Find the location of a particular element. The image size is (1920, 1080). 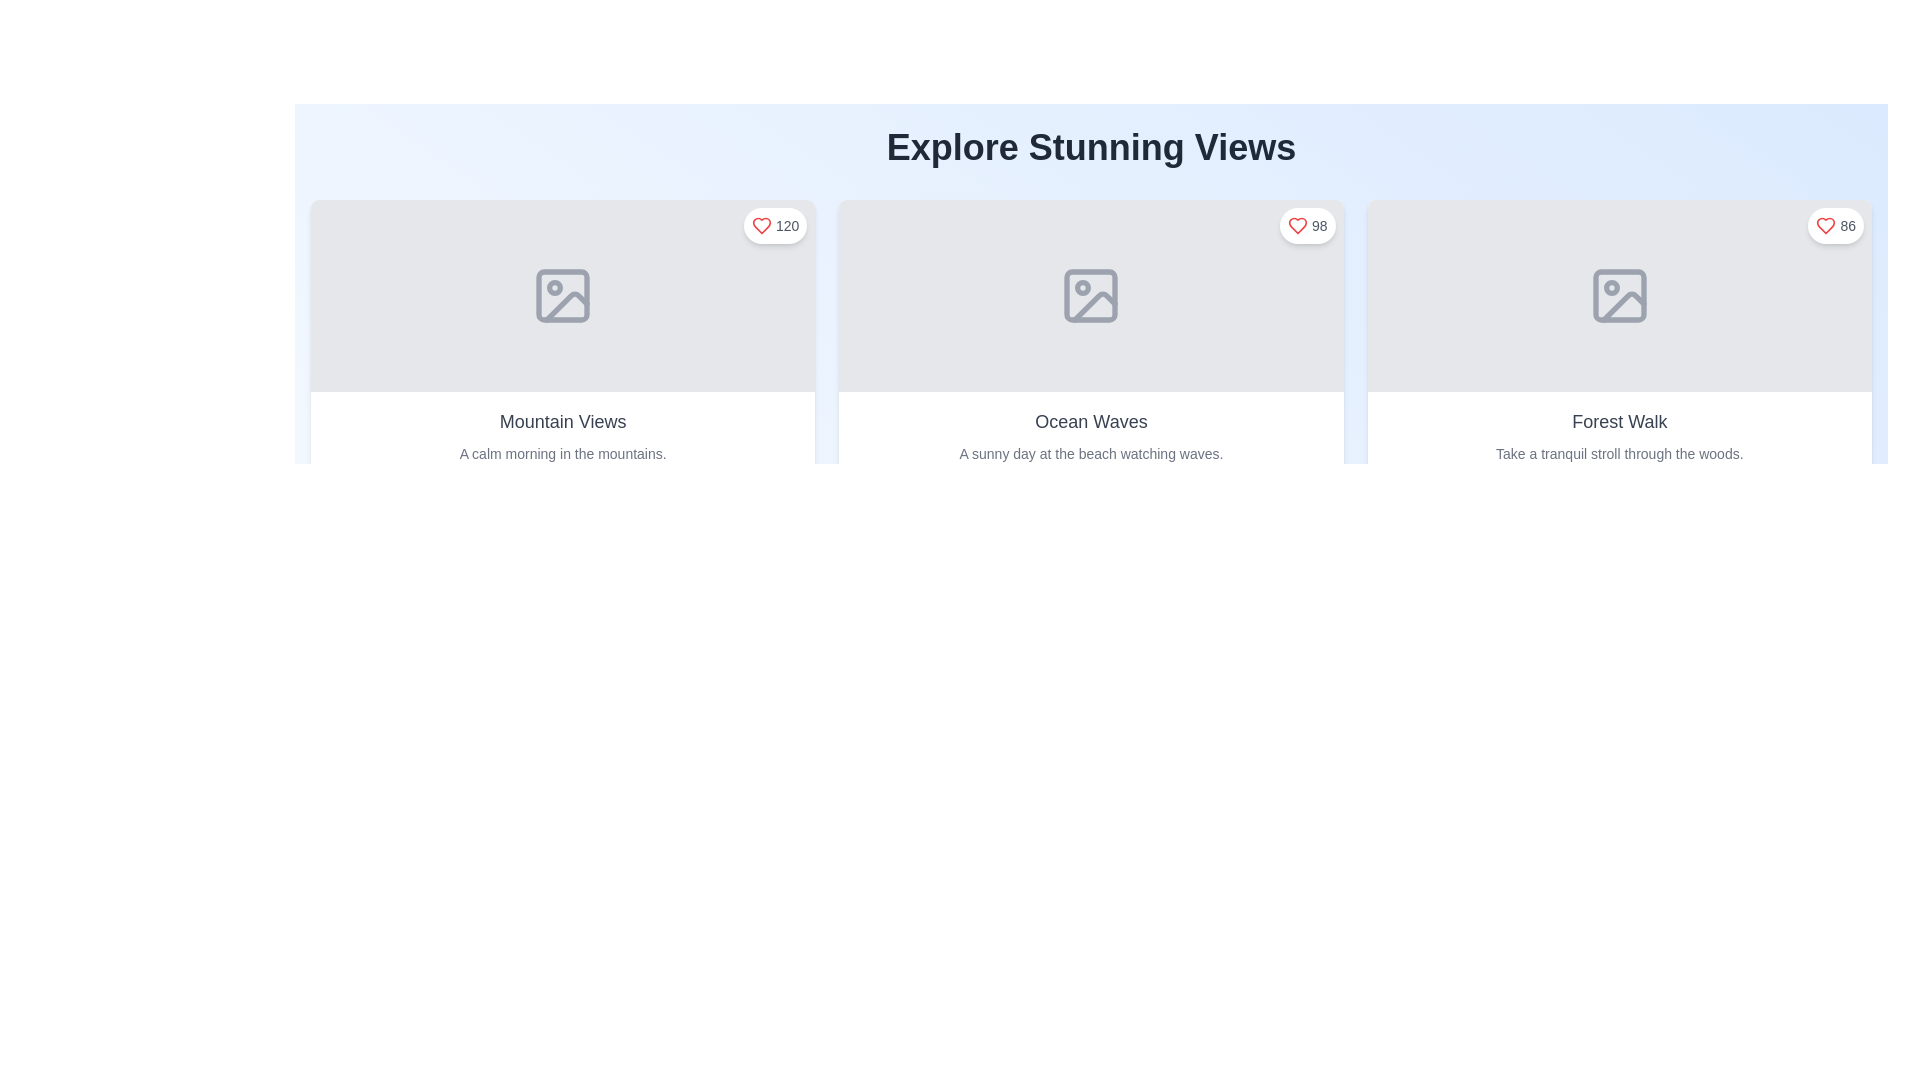

the gray pictorial icon representing an image placeholder located in the third card labeled 'Forest Walk' for possible interactions is located at coordinates (1619, 296).